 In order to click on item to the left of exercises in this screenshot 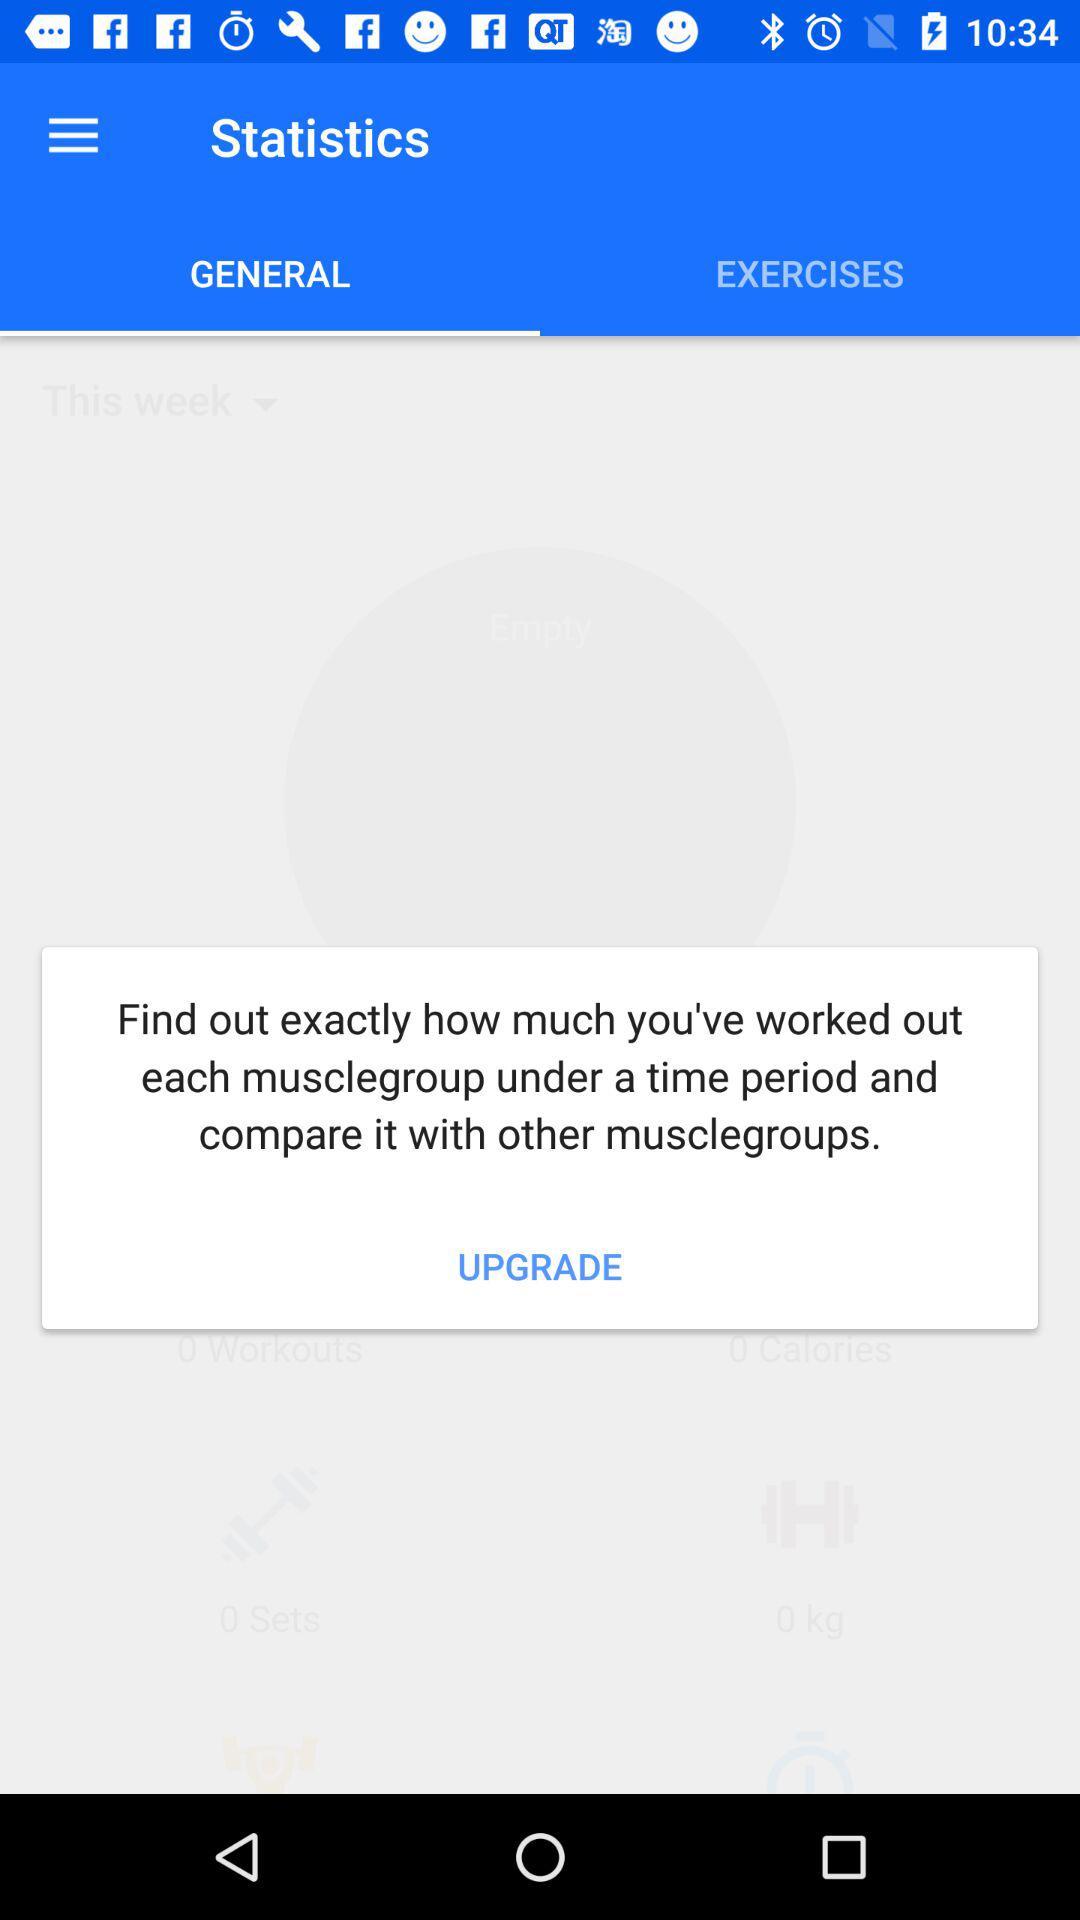, I will do `click(270, 272)`.